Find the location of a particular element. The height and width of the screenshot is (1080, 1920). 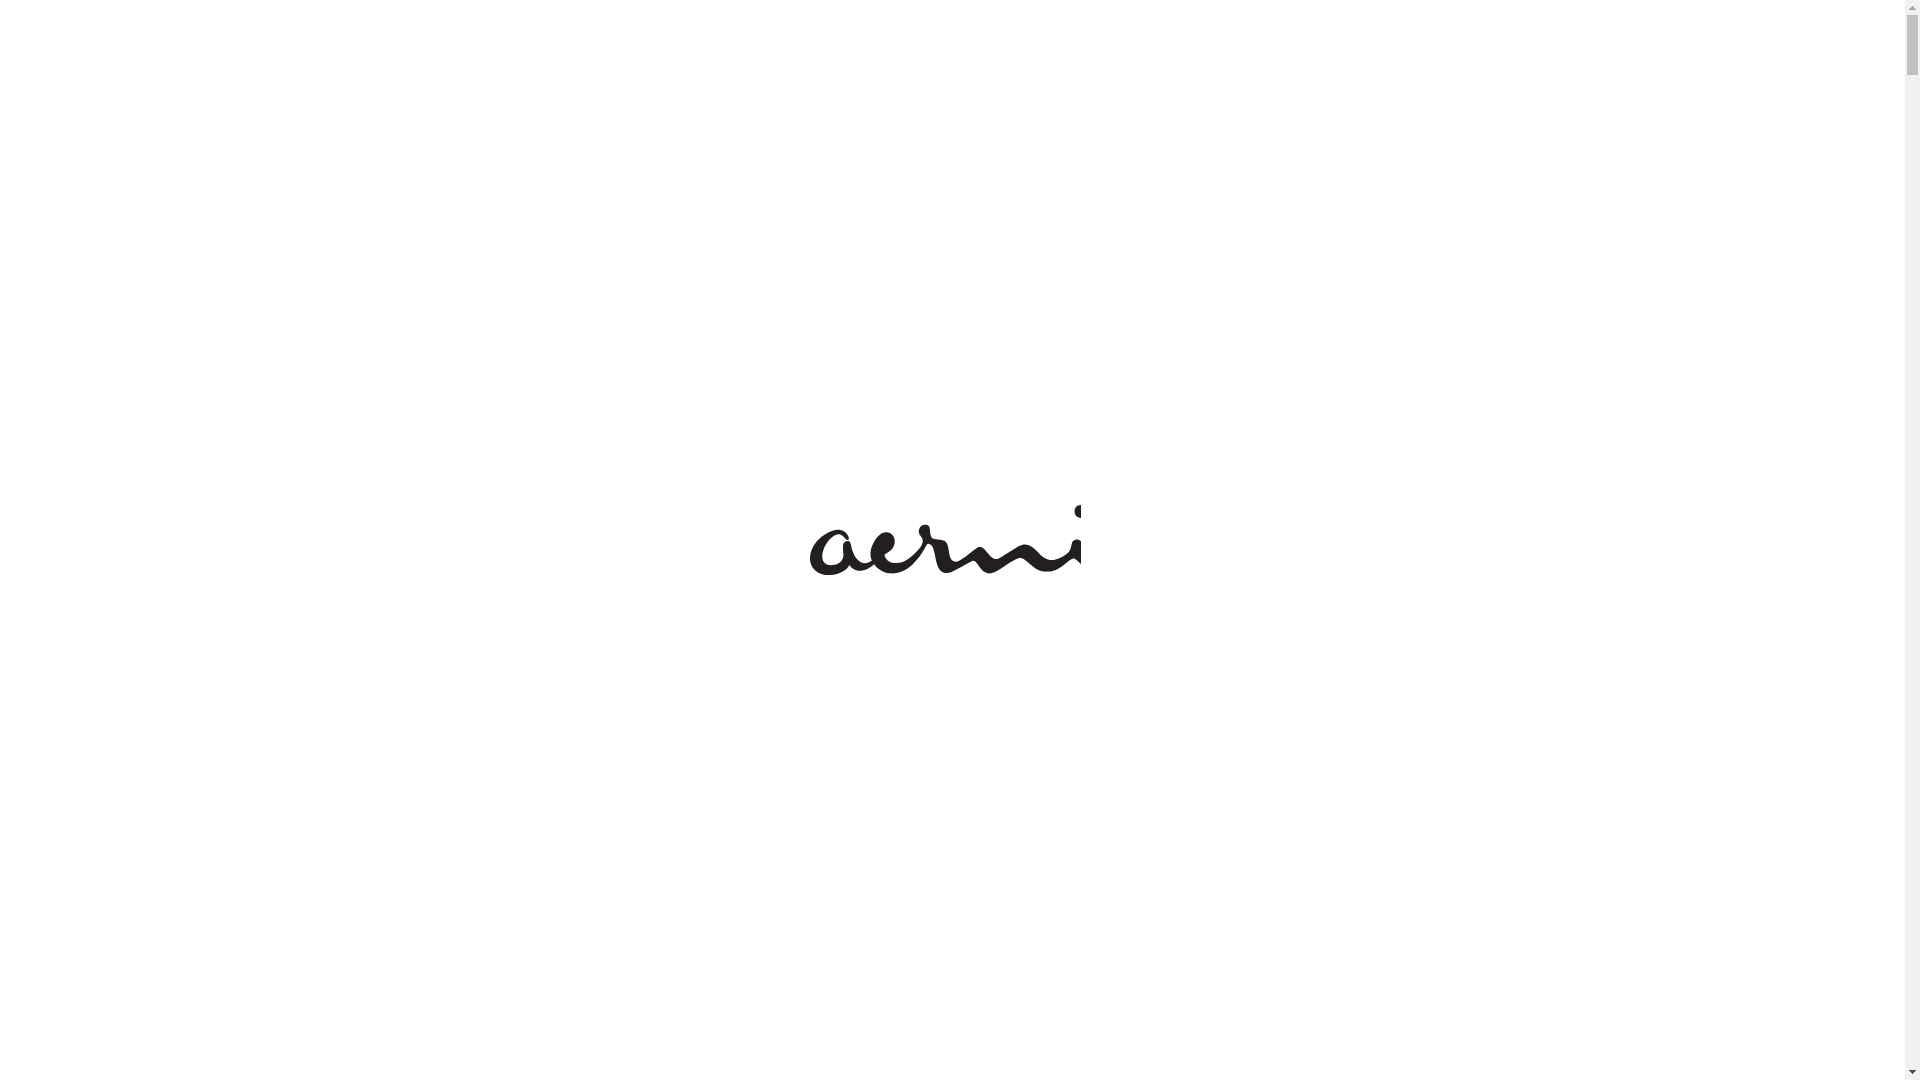

'BAR' is located at coordinates (1477, 84).